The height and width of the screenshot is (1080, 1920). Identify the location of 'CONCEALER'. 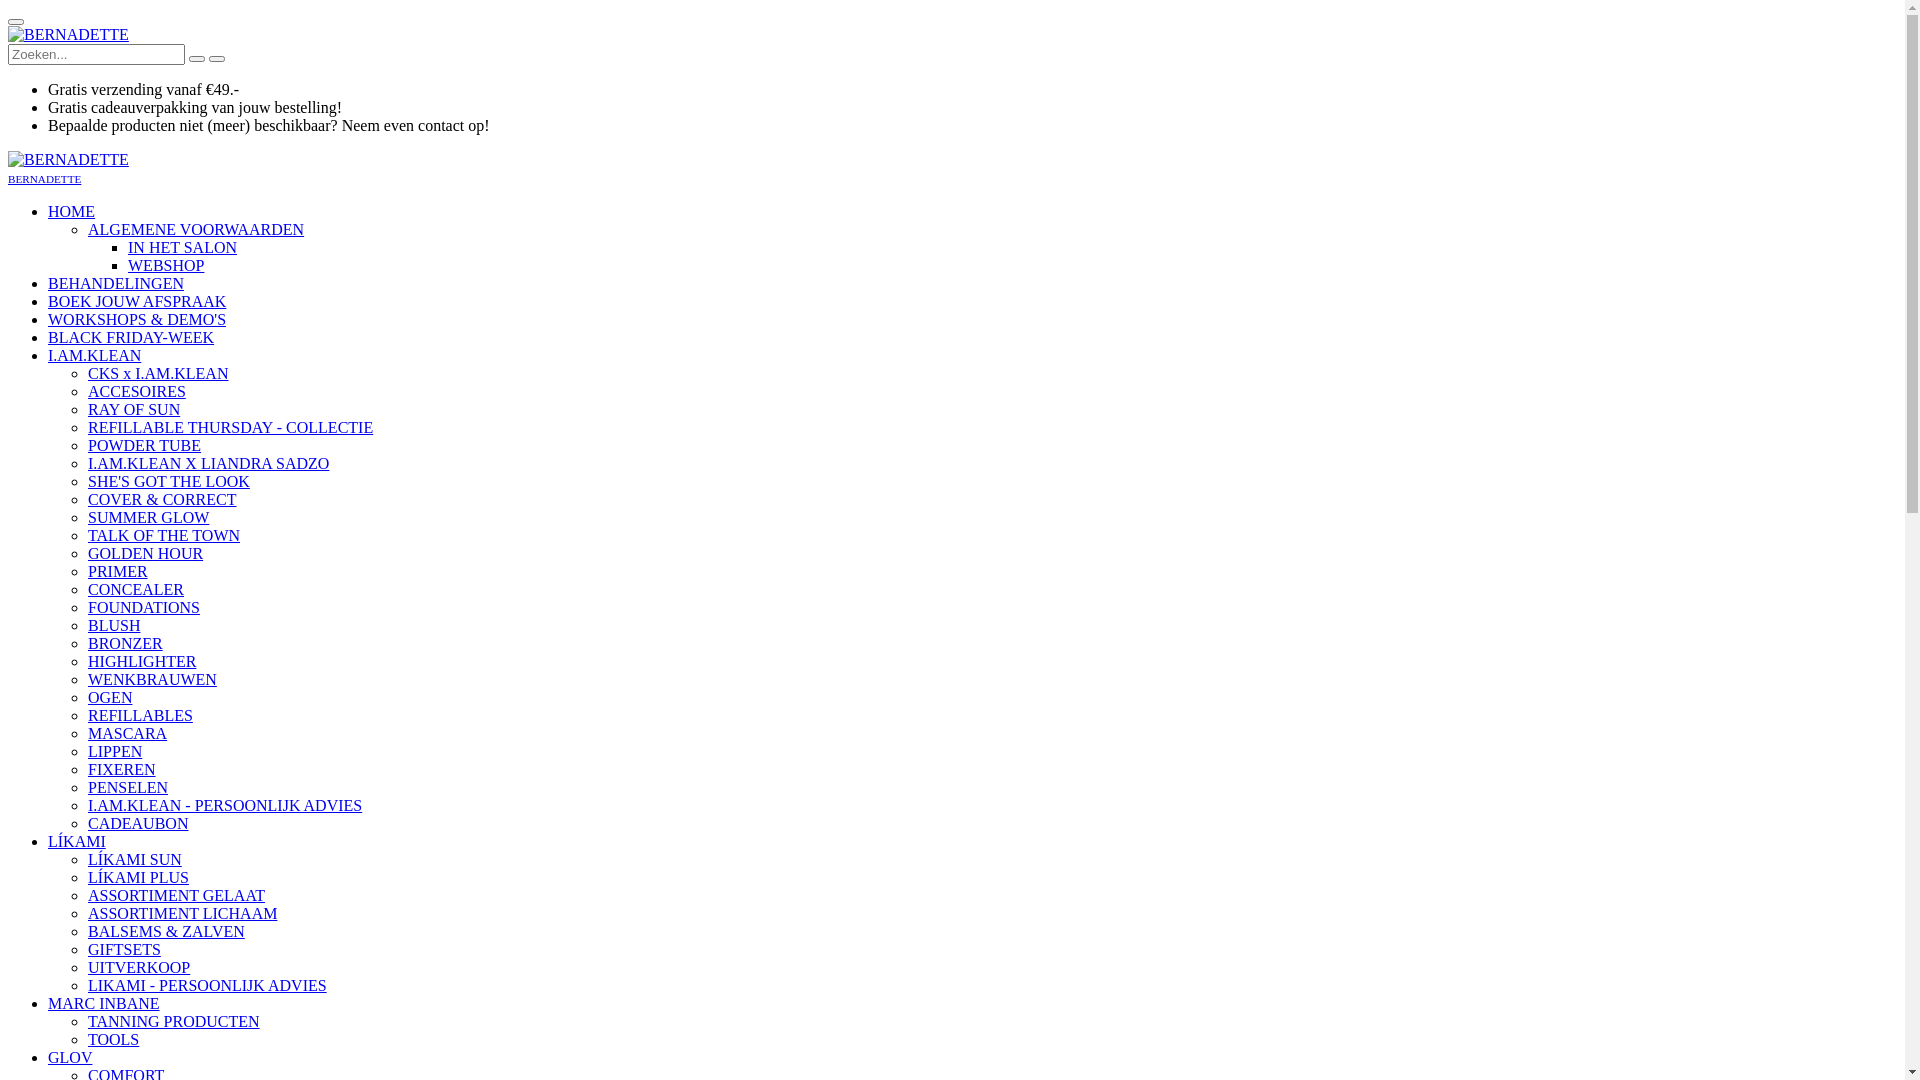
(134, 588).